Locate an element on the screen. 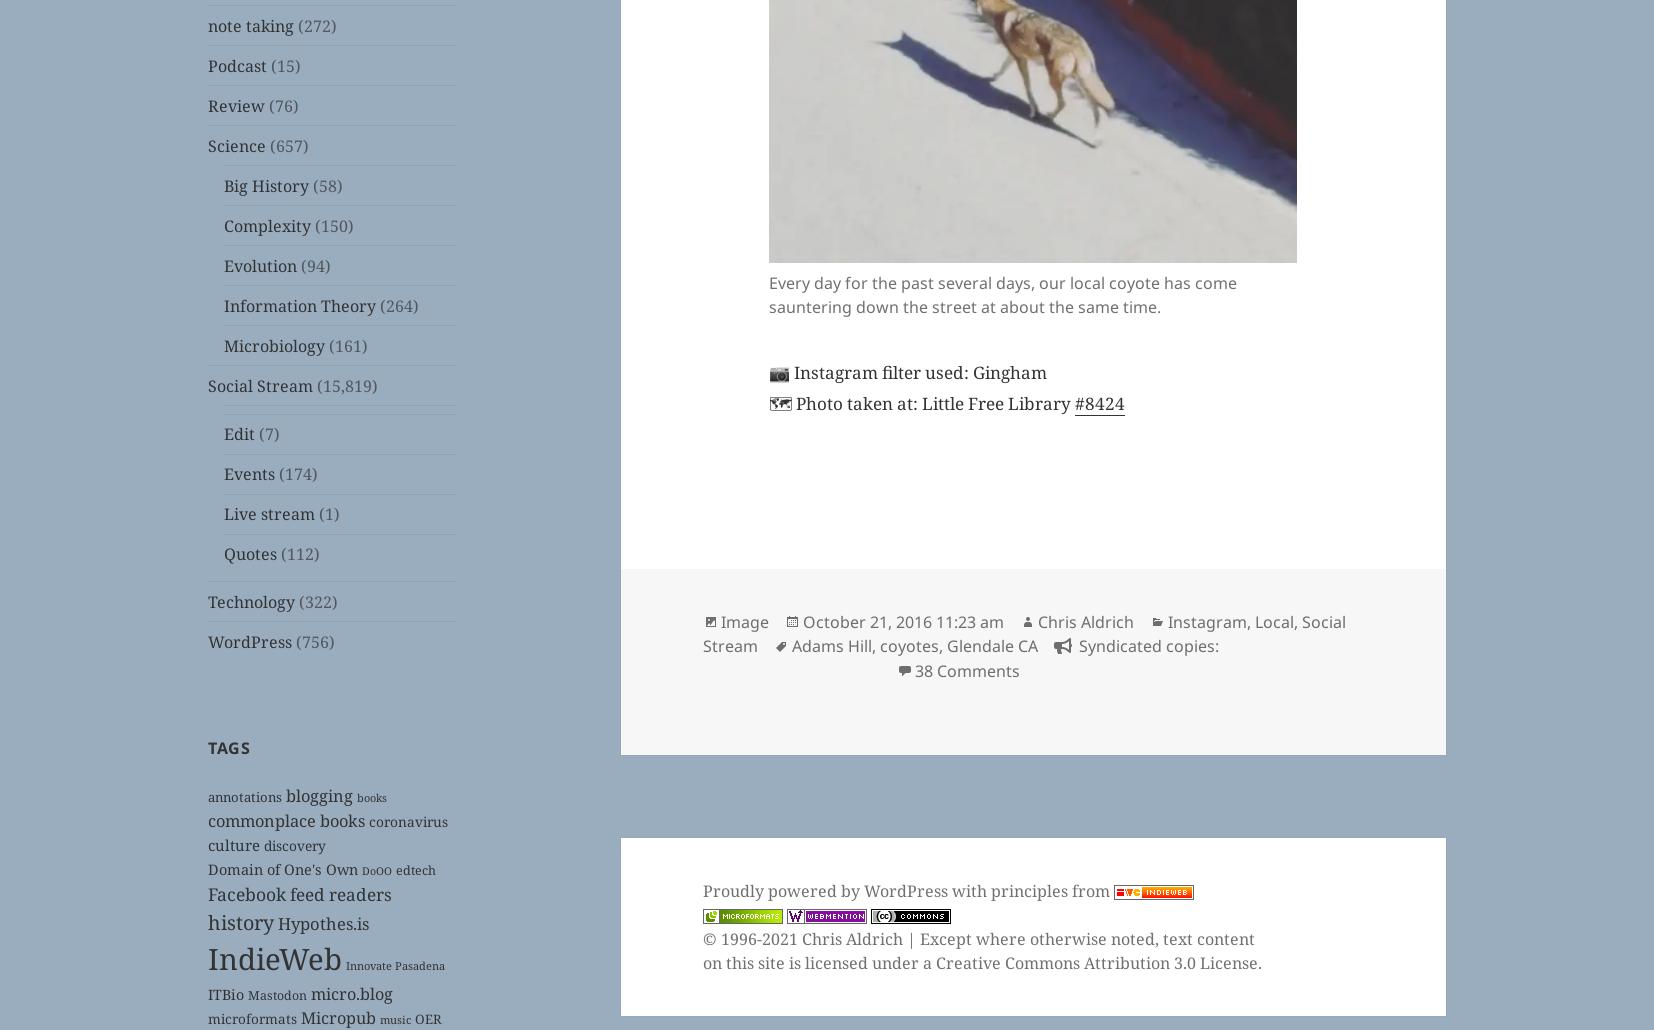 The image size is (1654, 1030). '(174)' is located at coordinates (295, 473).